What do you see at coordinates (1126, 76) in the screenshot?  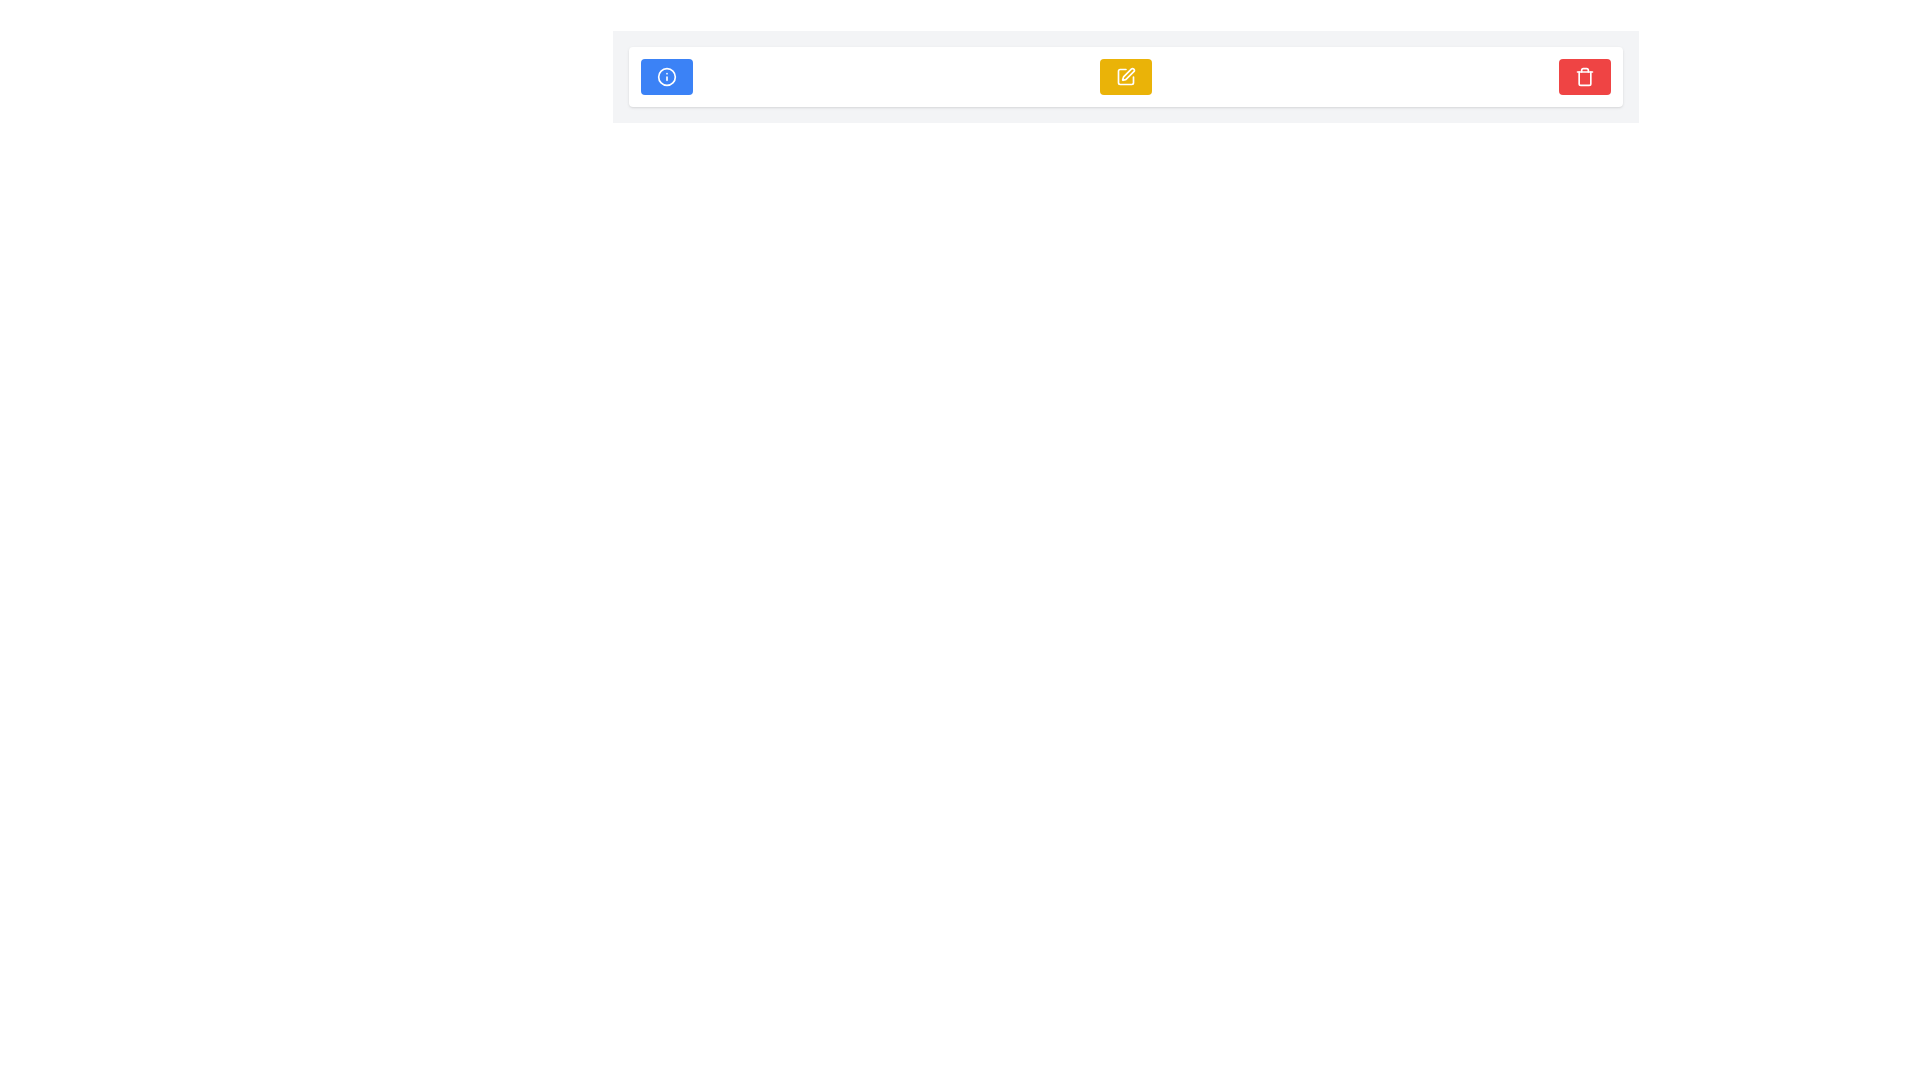 I see `the first graphical element of the square-shaped icon with rounded corners, representing a pen or writing action, located in the middle of the interface section` at bounding box center [1126, 76].